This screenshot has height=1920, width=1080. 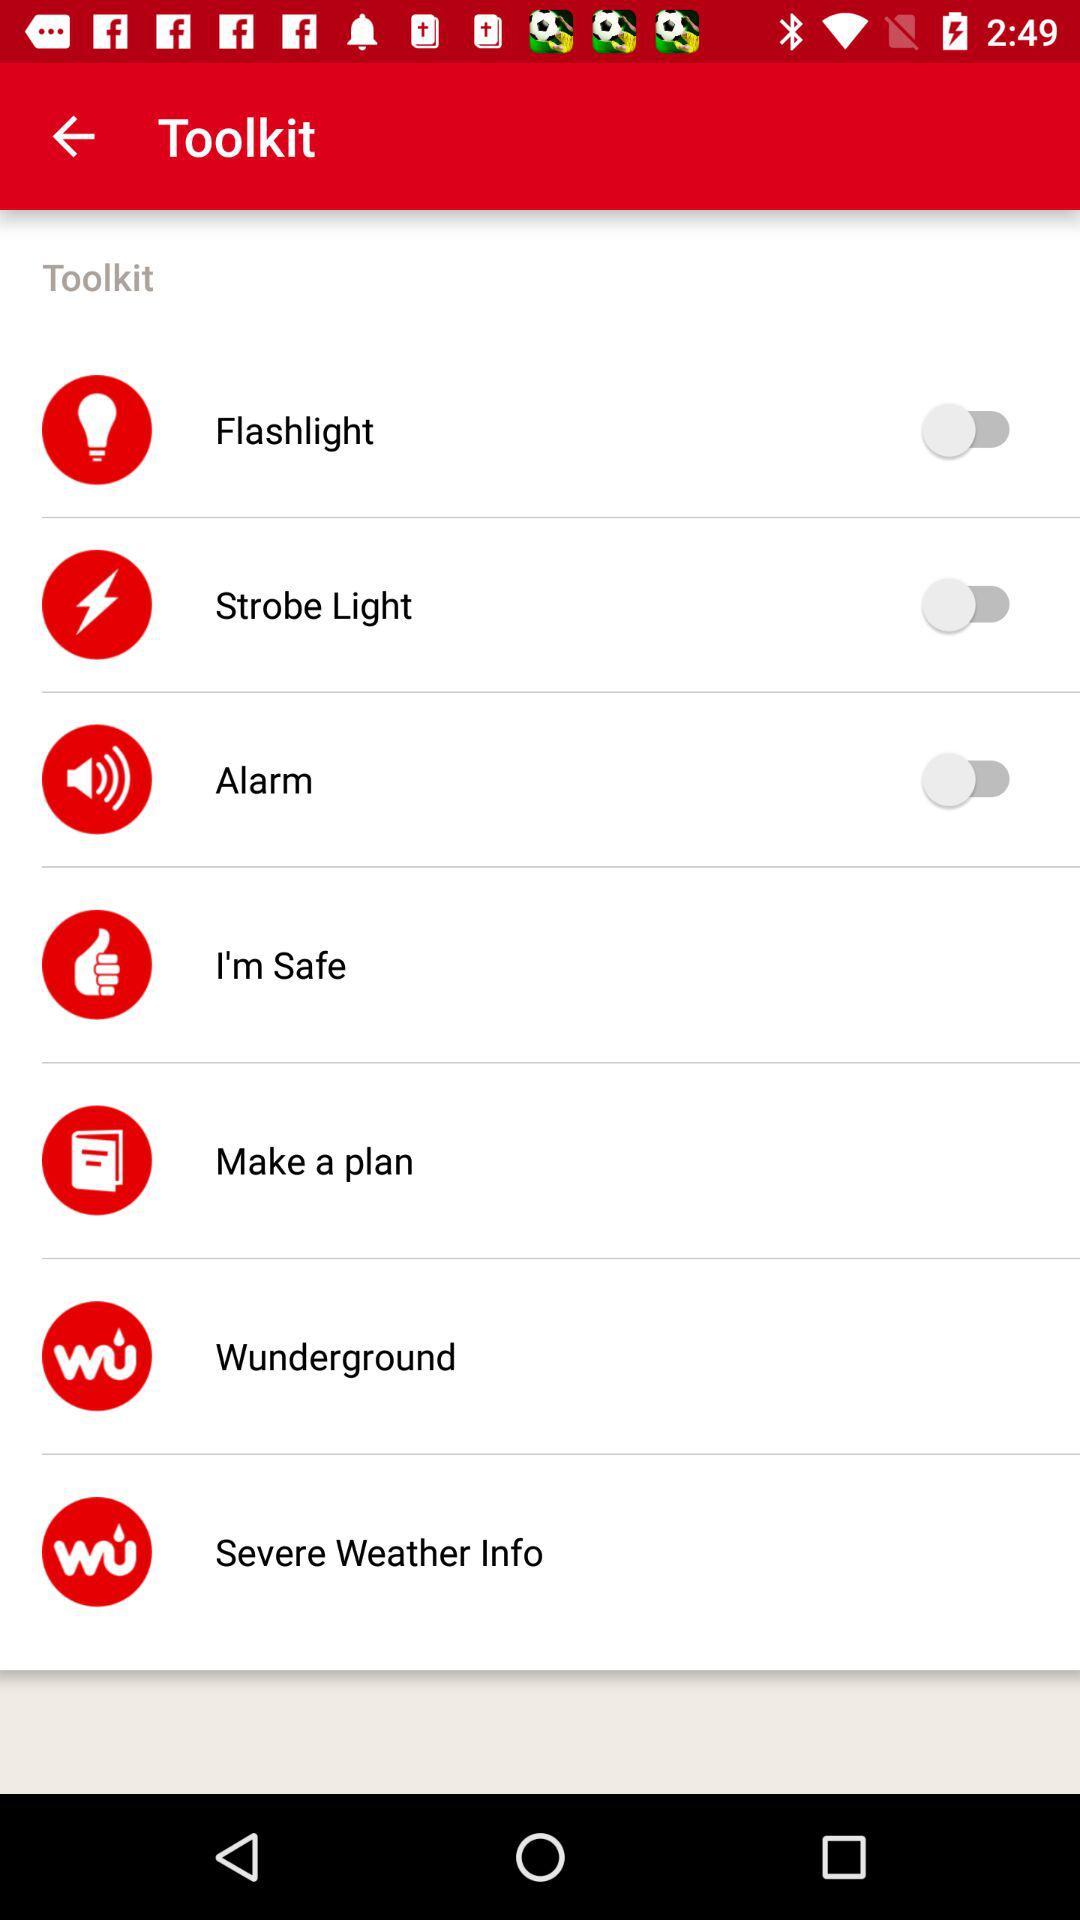 What do you see at coordinates (72, 135) in the screenshot?
I see `the icon above toolkit item` at bounding box center [72, 135].